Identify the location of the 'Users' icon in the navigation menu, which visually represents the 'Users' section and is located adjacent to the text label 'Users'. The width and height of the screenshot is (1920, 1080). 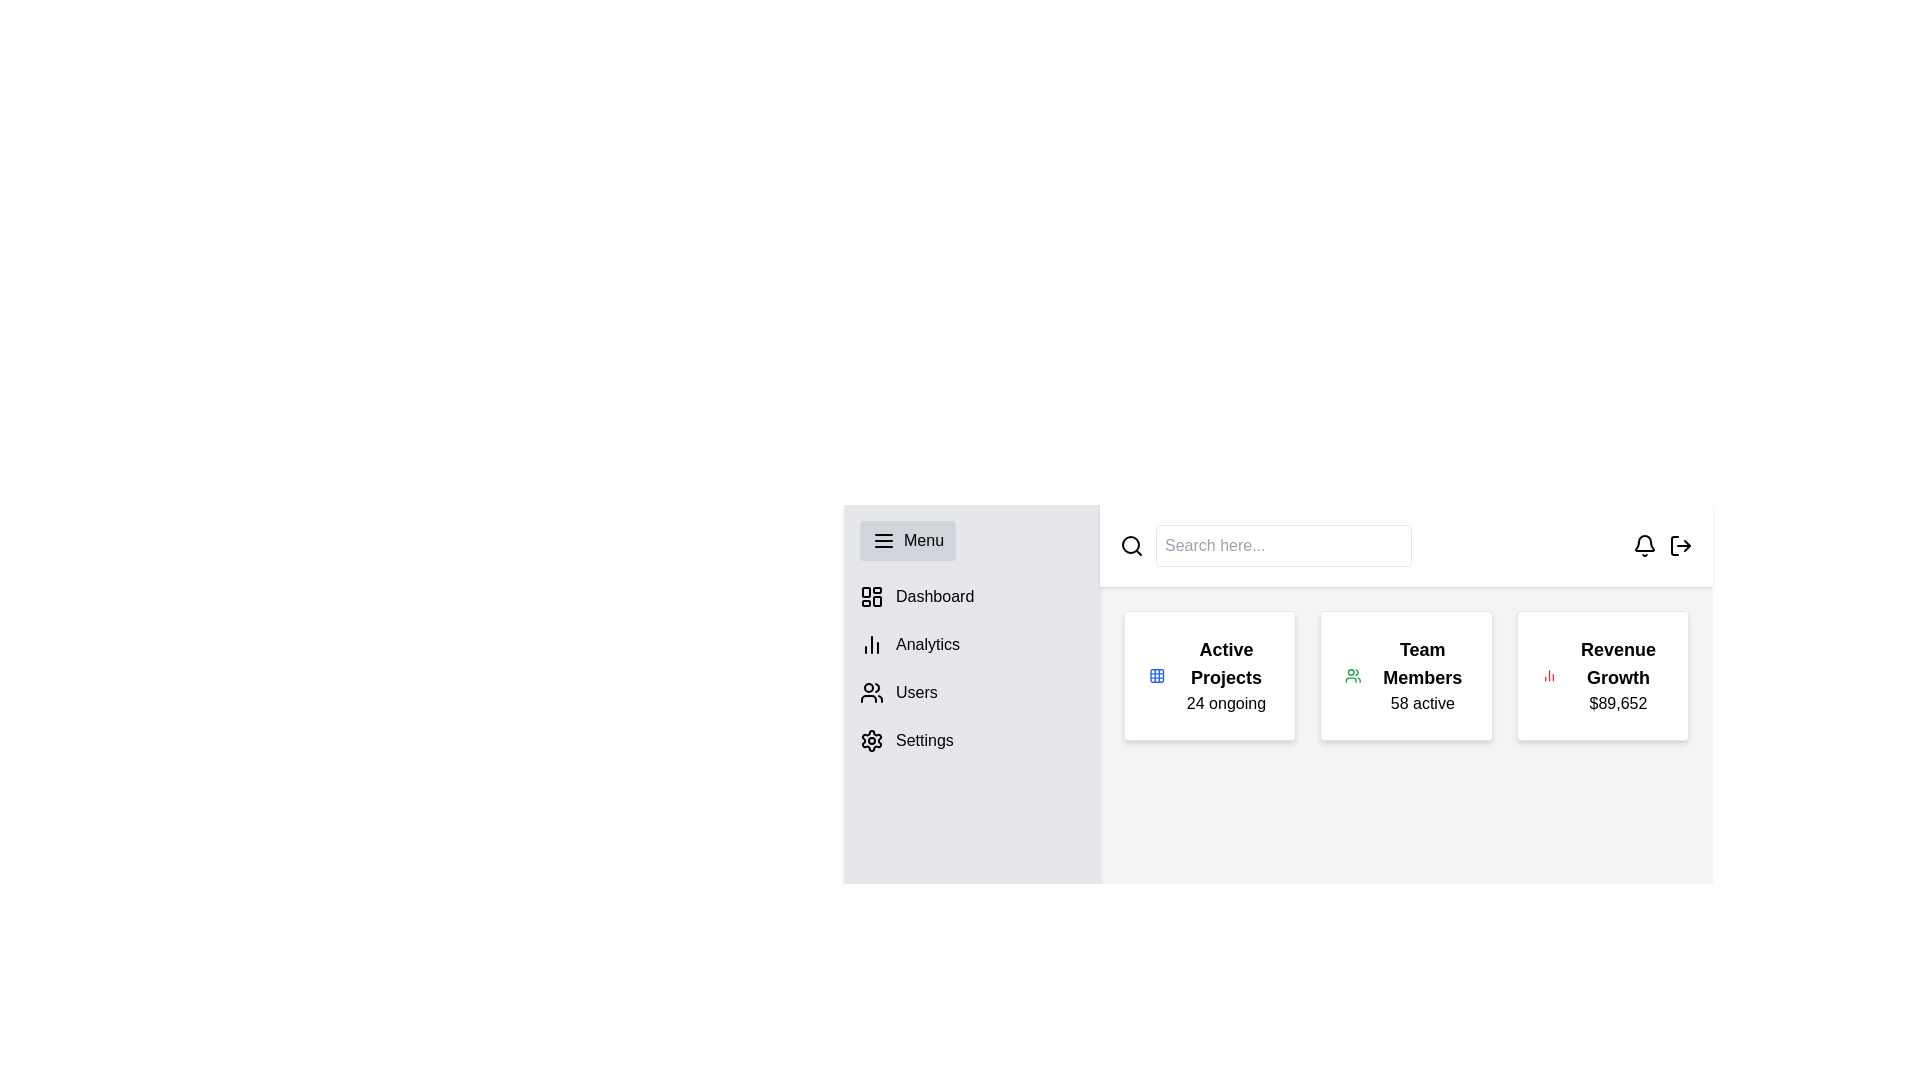
(872, 692).